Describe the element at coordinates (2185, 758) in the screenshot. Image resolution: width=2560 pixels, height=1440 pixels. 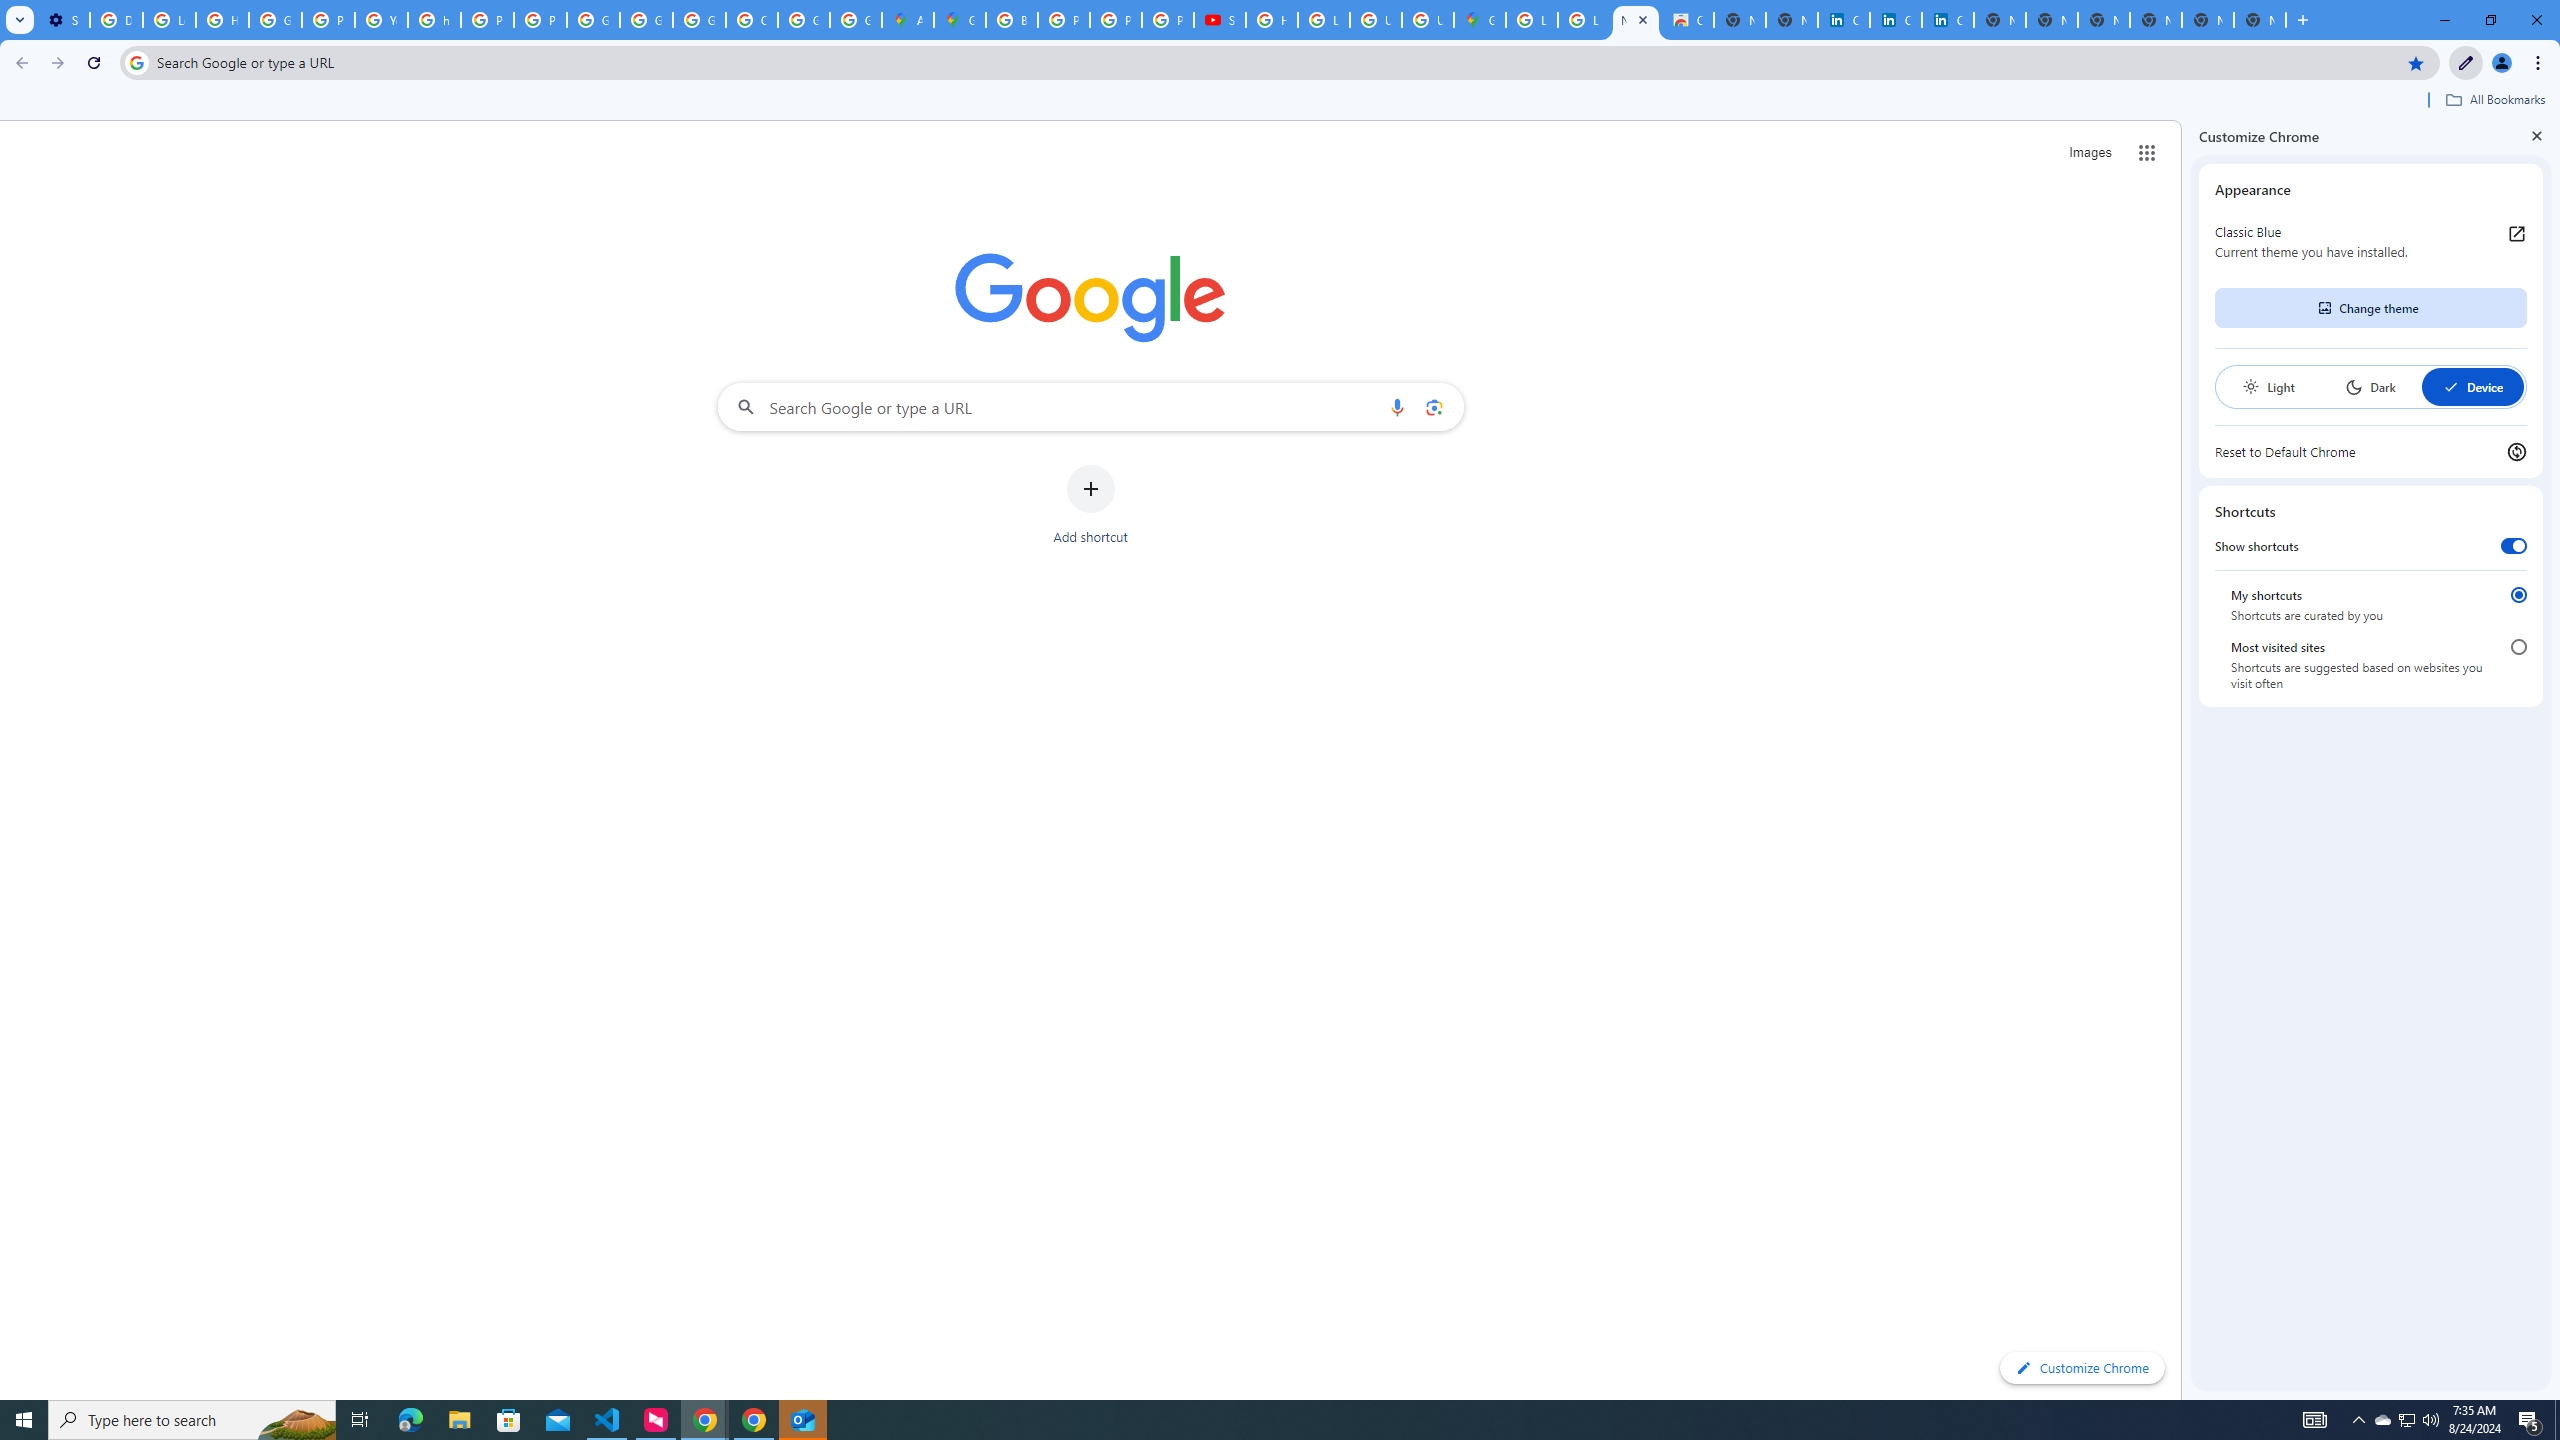
I see `'Side Panel Resize Handle'` at that location.